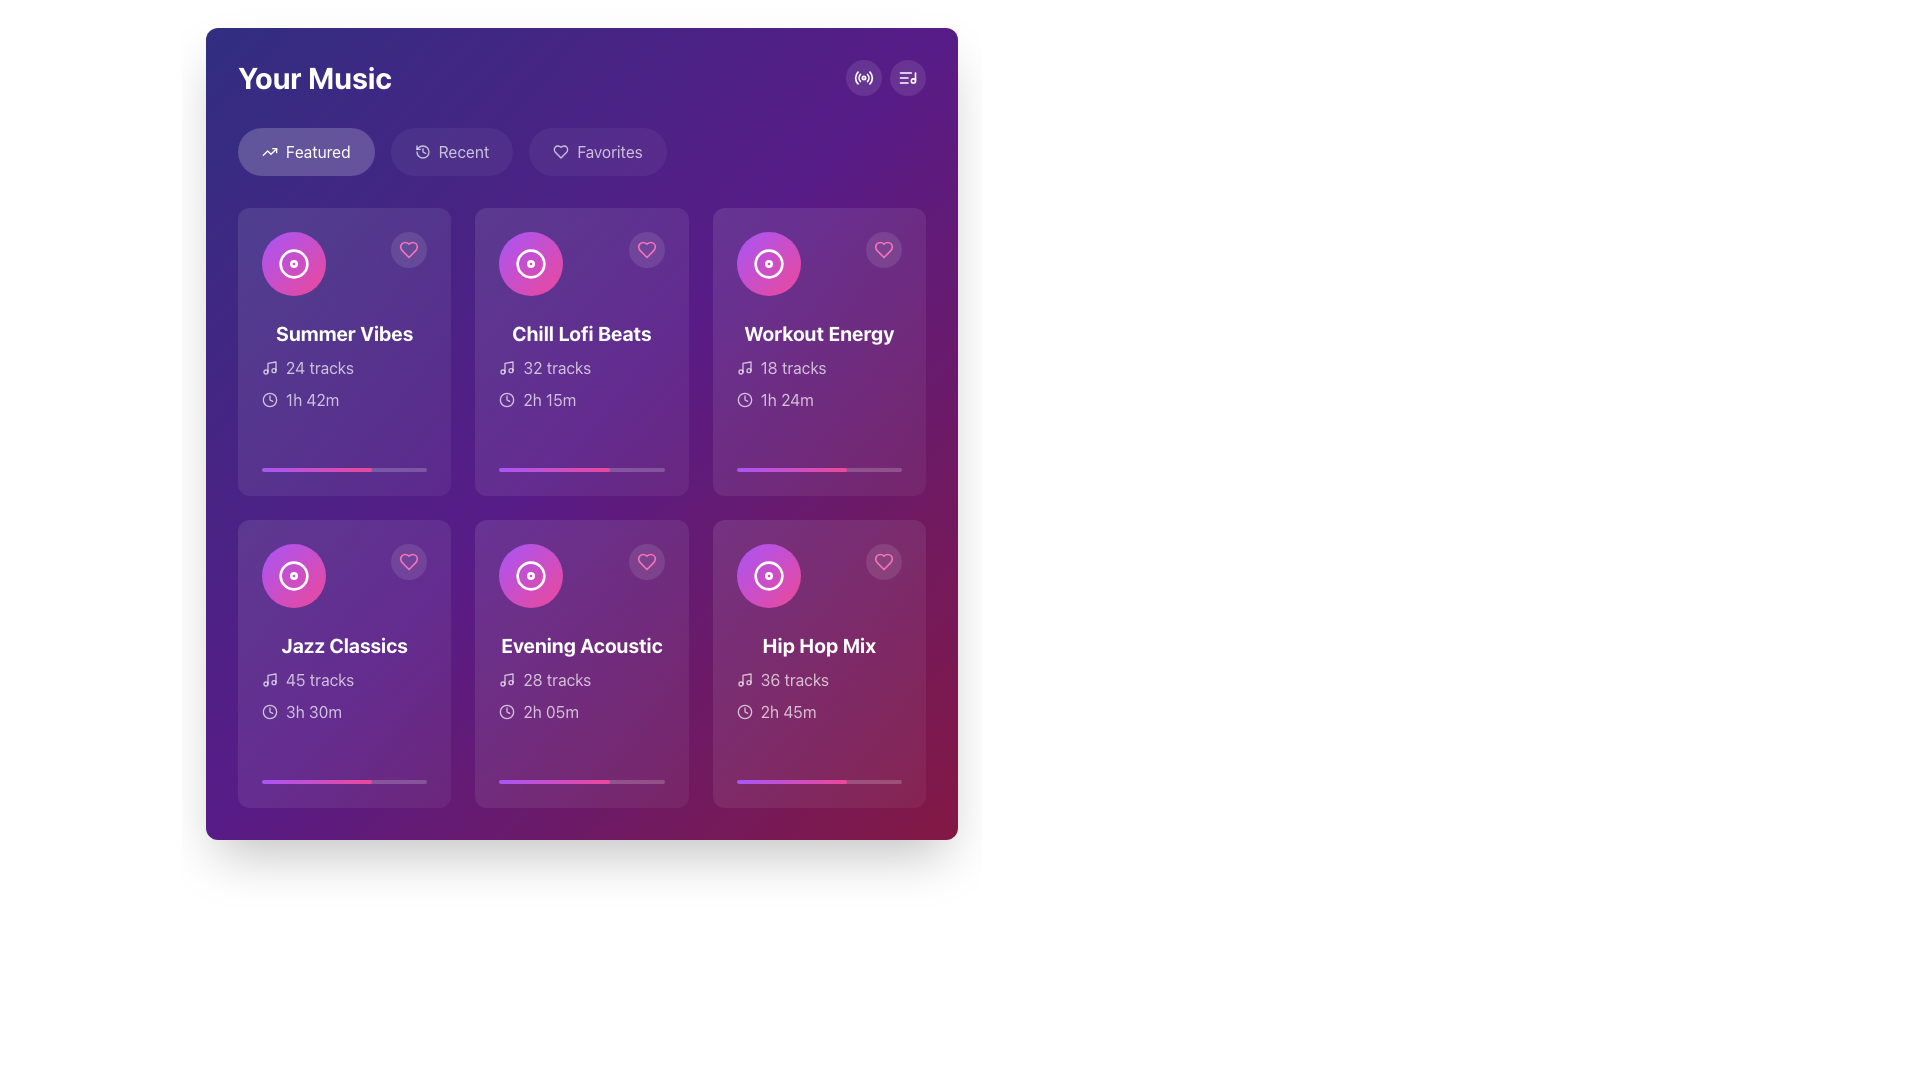 The image size is (1920, 1080). Describe the element at coordinates (819, 781) in the screenshot. I see `the Progress Bar located at the bottom center of the 'Hip Hop Mix' card, which indicates the completion level of a task or media consumption` at that location.